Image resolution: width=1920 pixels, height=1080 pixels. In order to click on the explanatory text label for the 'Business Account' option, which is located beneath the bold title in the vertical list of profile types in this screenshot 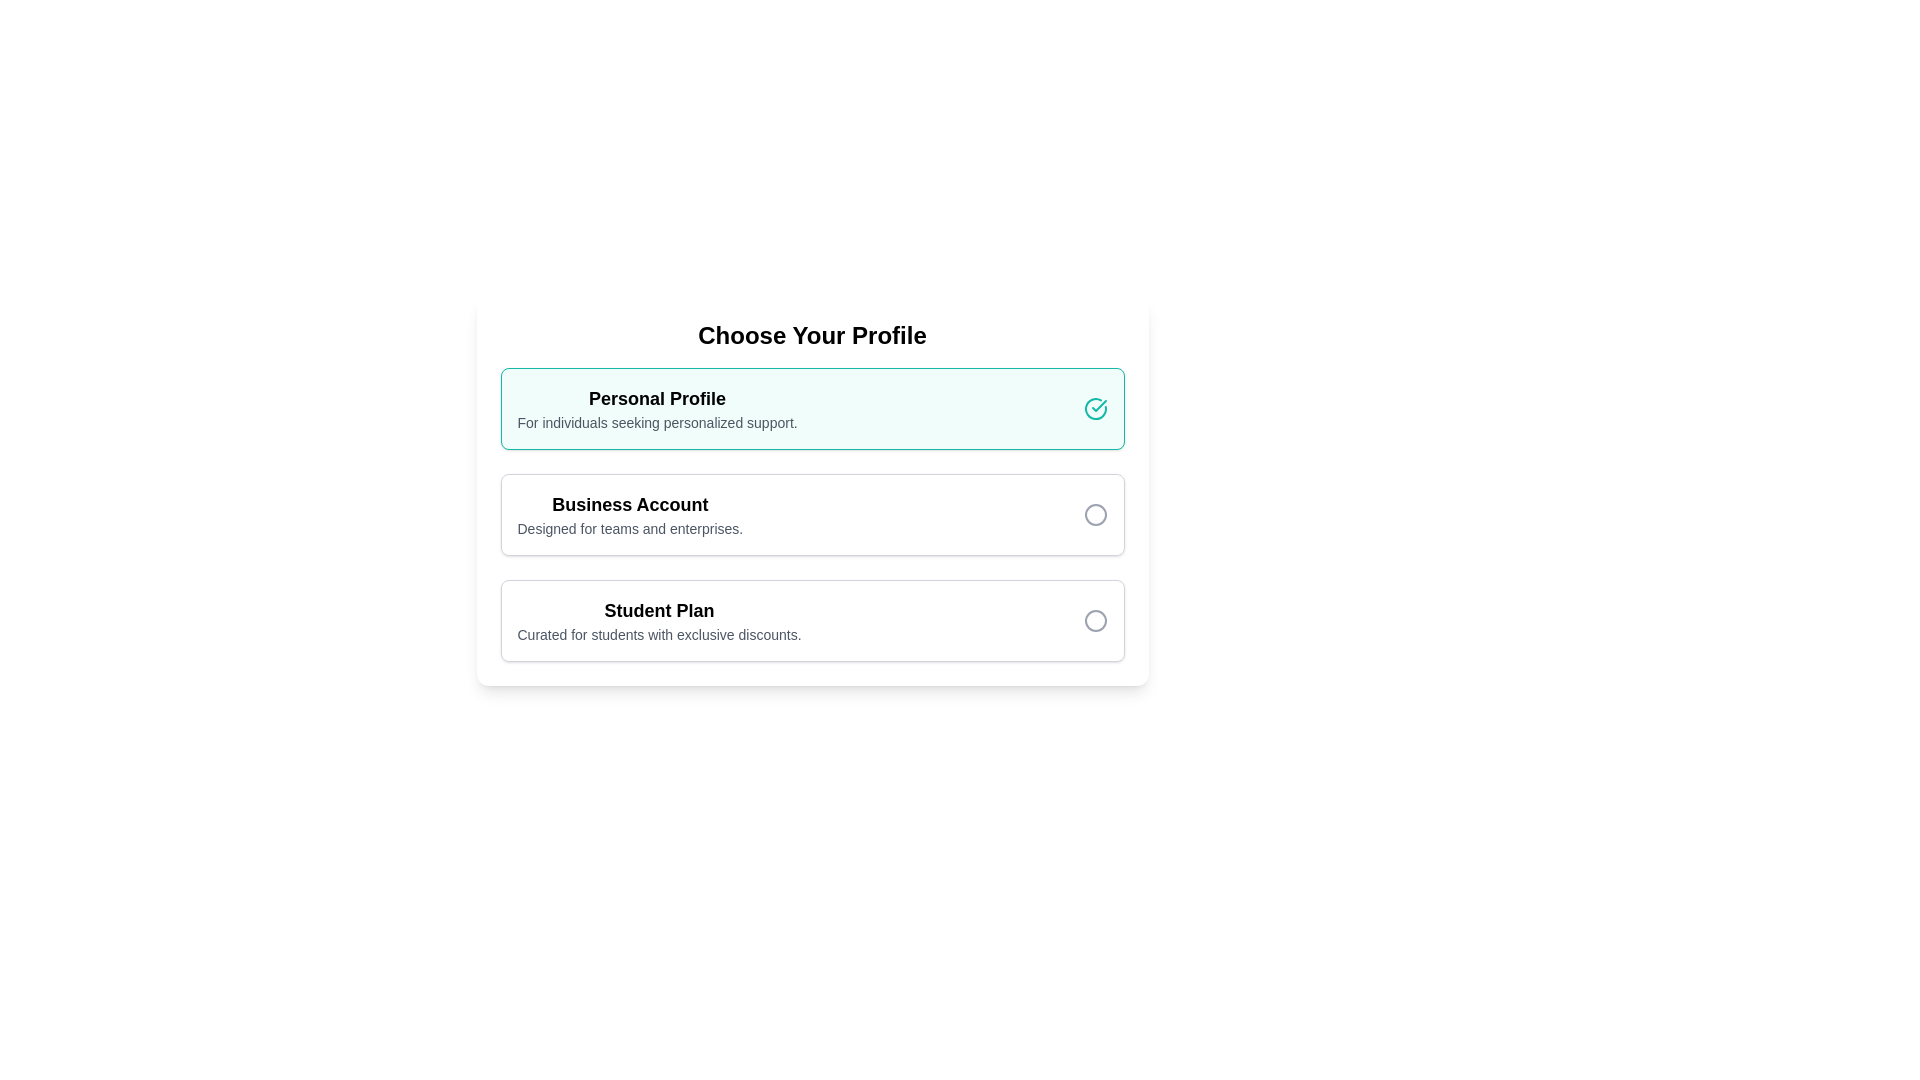, I will do `click(629, 527)`.